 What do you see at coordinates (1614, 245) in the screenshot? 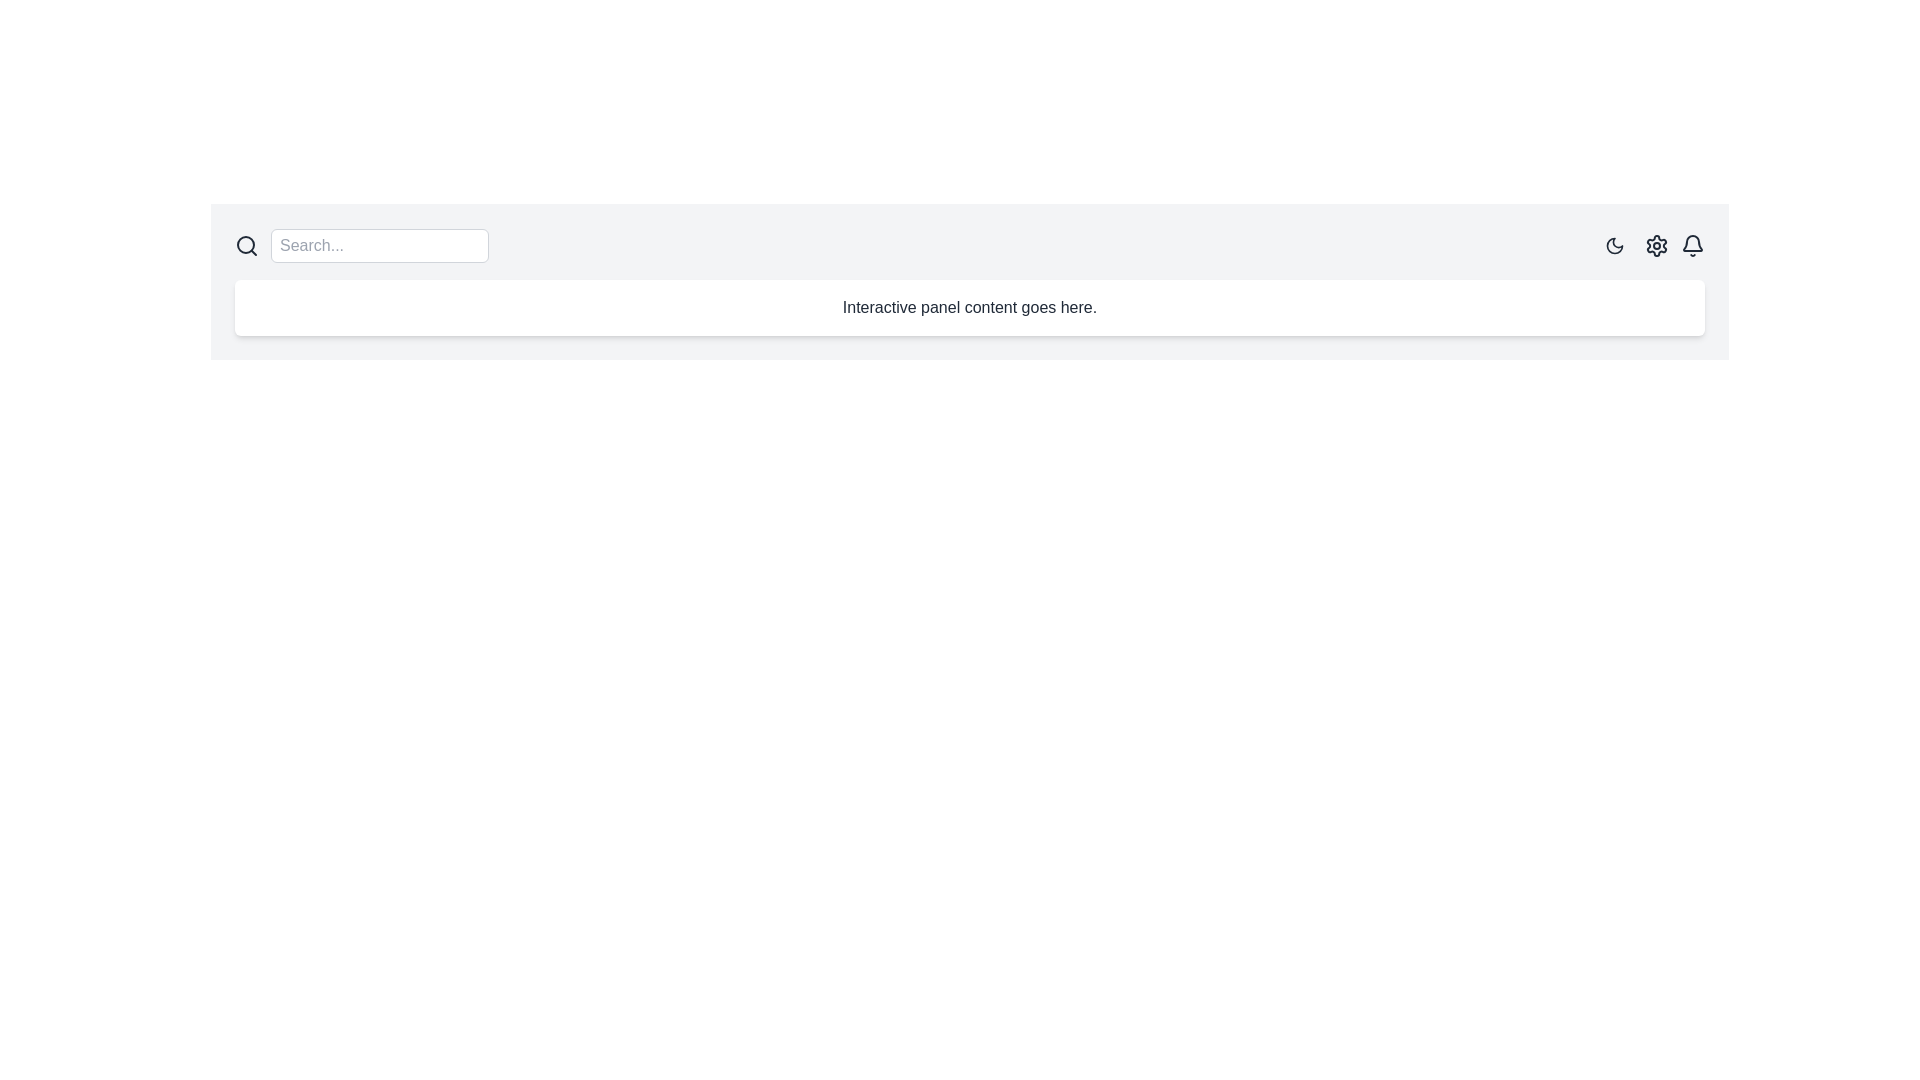
I see `the circular button with a dark moon icon` at bounding box center [1614, 245].